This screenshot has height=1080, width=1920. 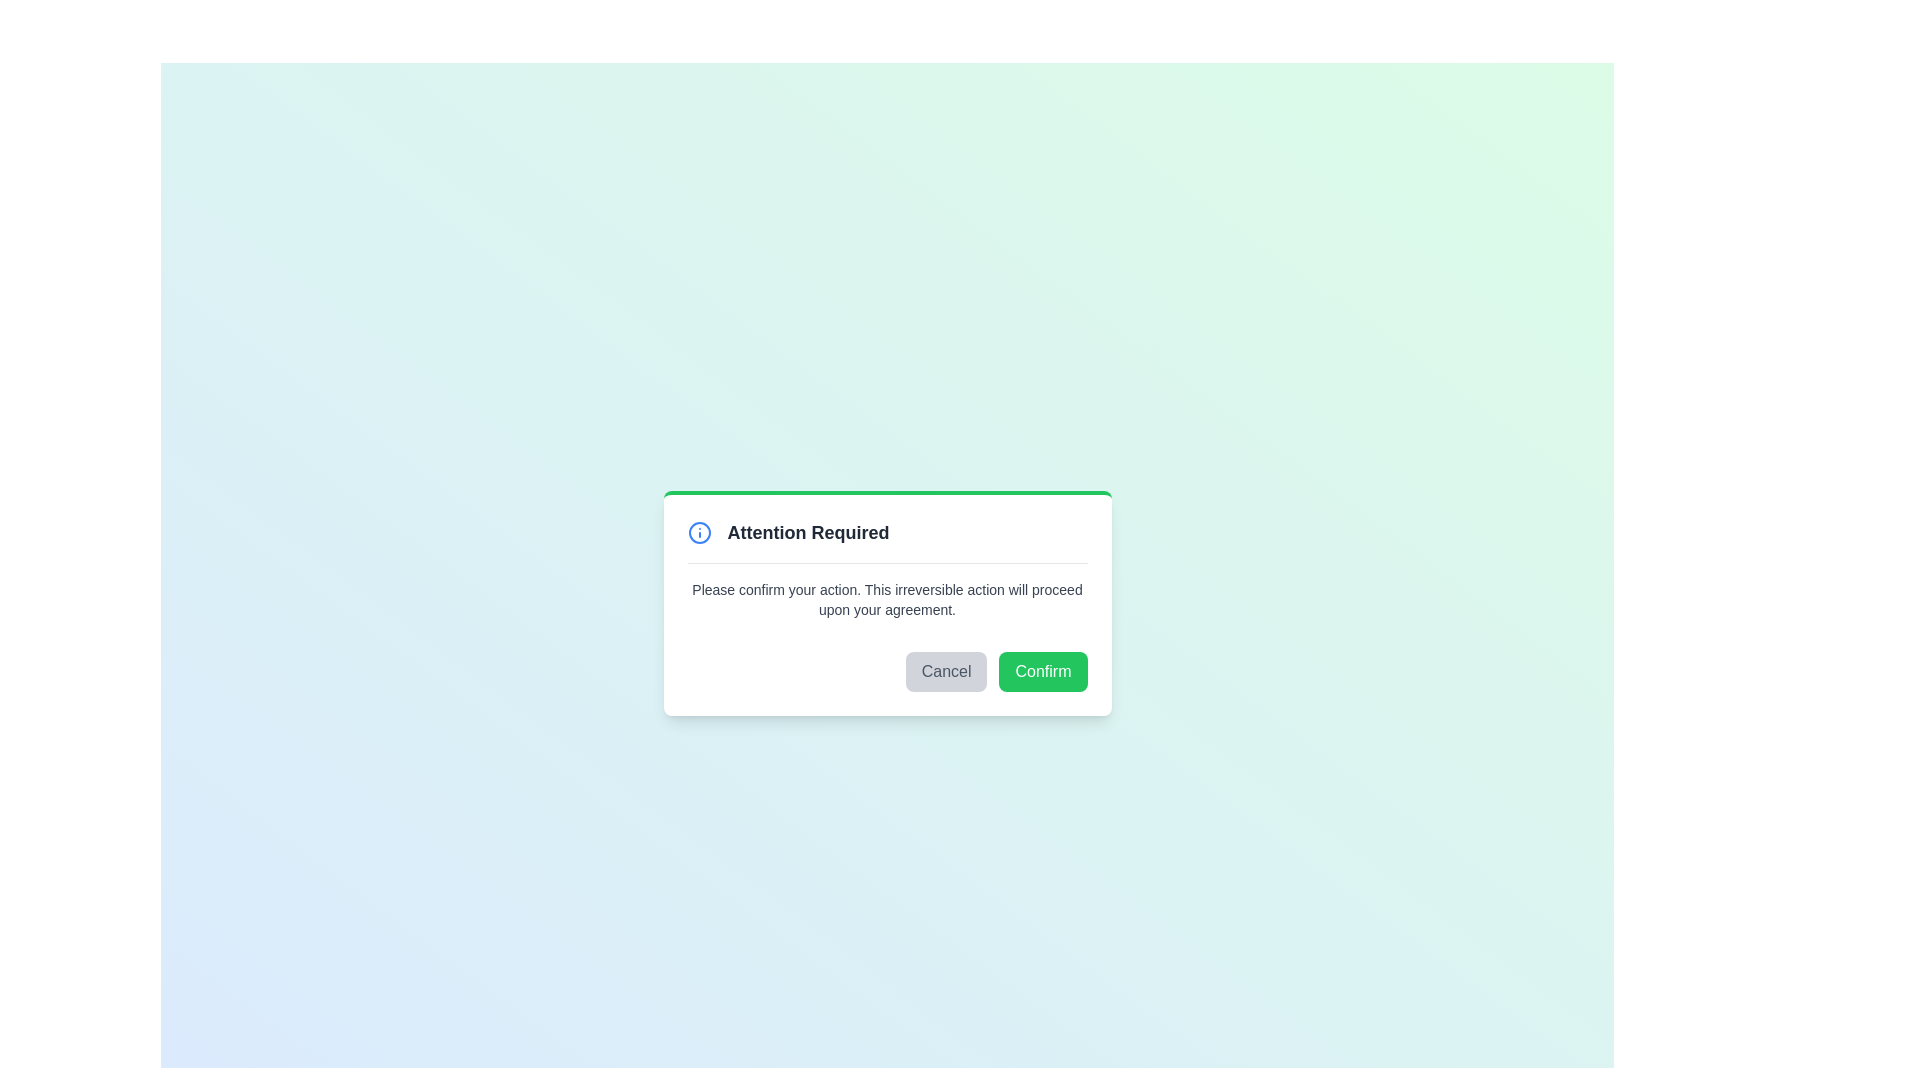 What do you see at coordinates (1042, 671) in the screenshot?
I see `the green 'Confirm' button with rounded corners located at the bottom-right corner of the modal dialog box to confirm the action` at bounding box center [1042, 671].